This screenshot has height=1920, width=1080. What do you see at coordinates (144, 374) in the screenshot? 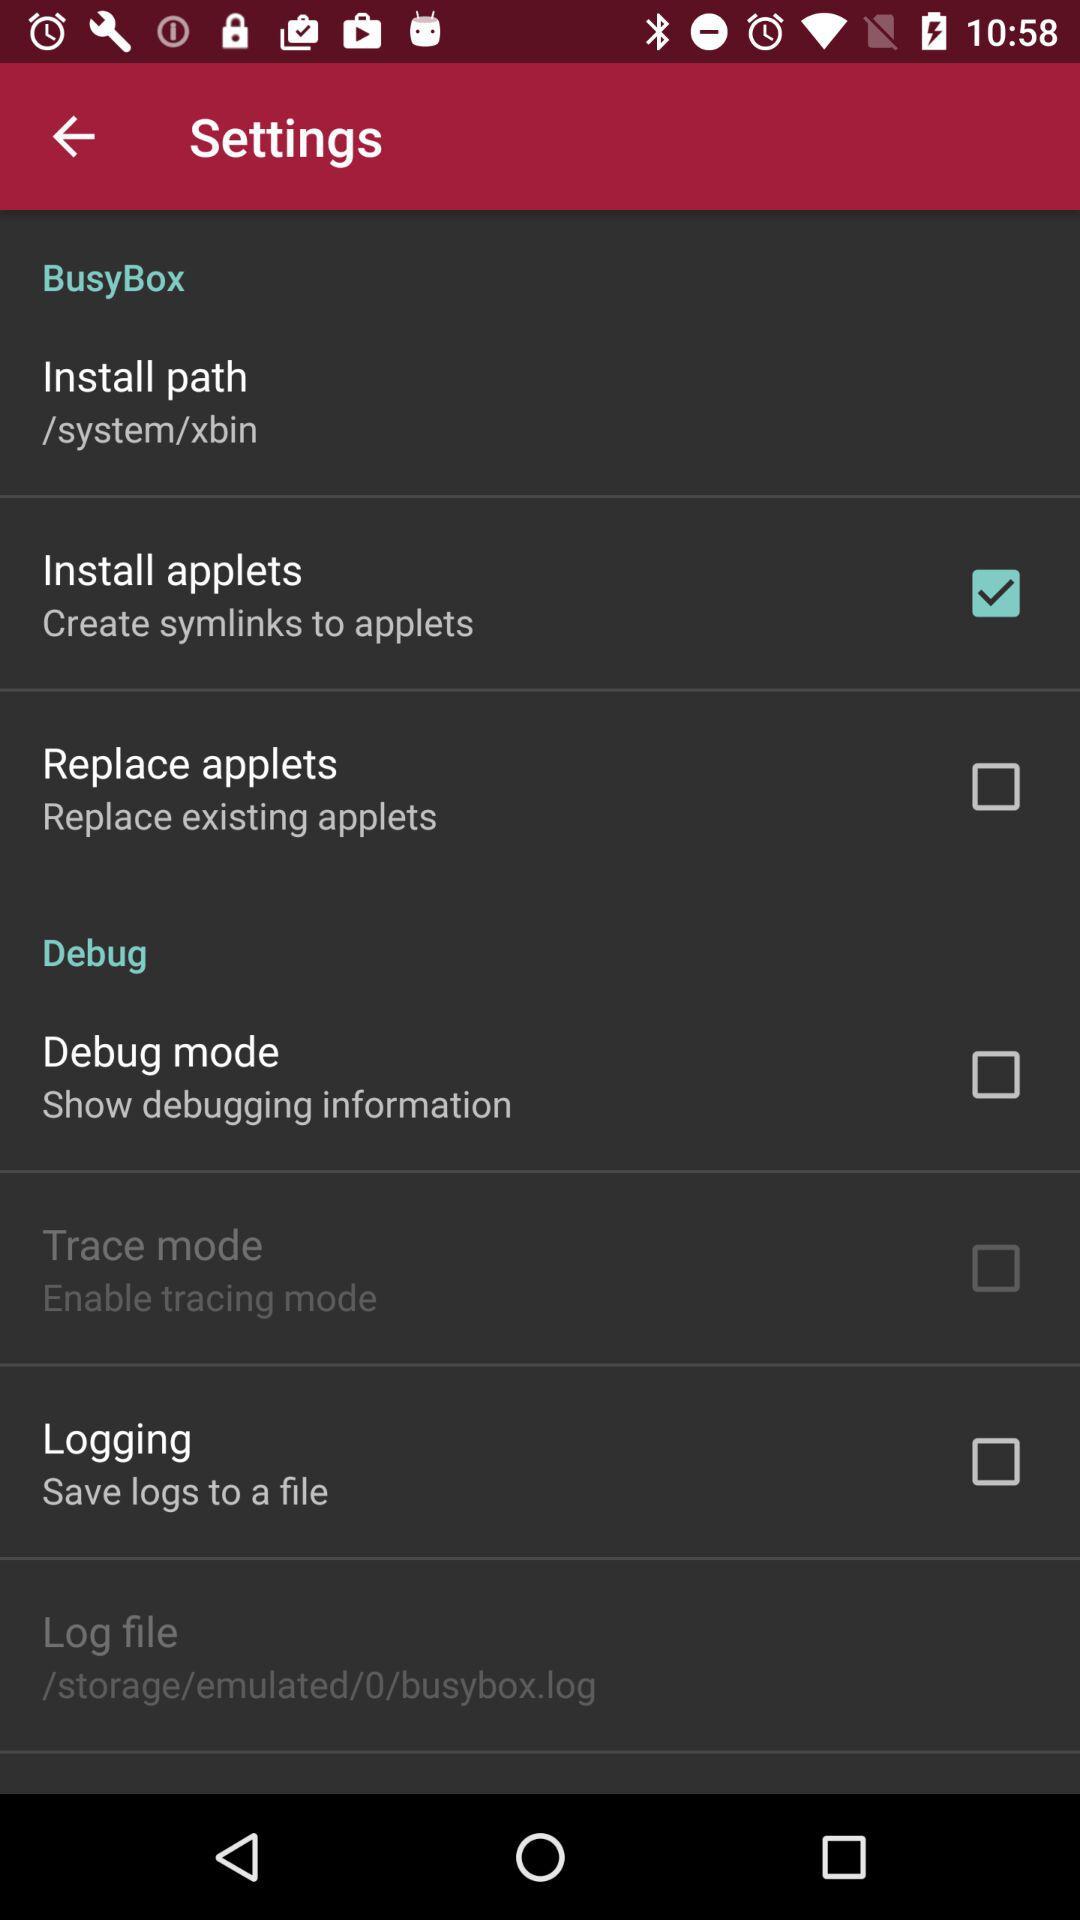
I see `the install path` at bounding box center [144, 374].